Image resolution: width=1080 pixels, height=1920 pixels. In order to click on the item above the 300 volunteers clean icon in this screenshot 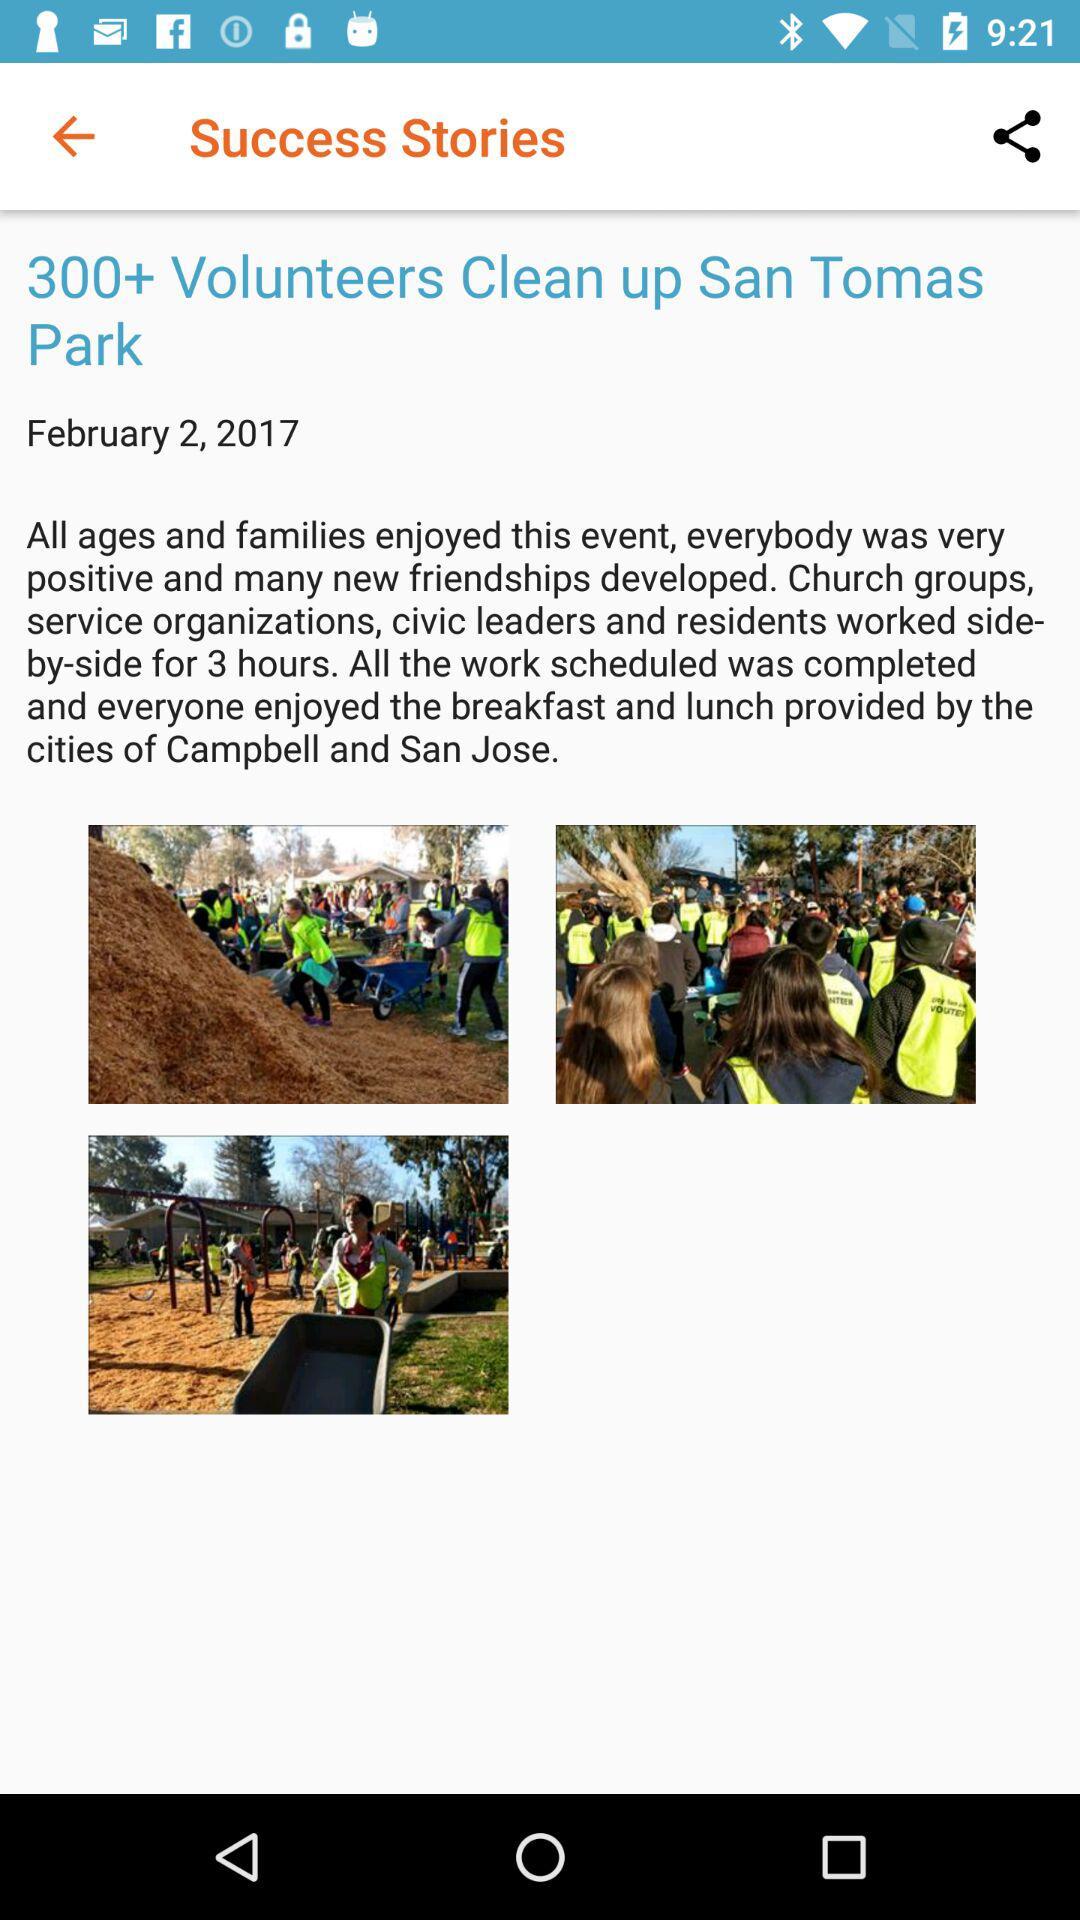, I will do `click(1017, 135)`.